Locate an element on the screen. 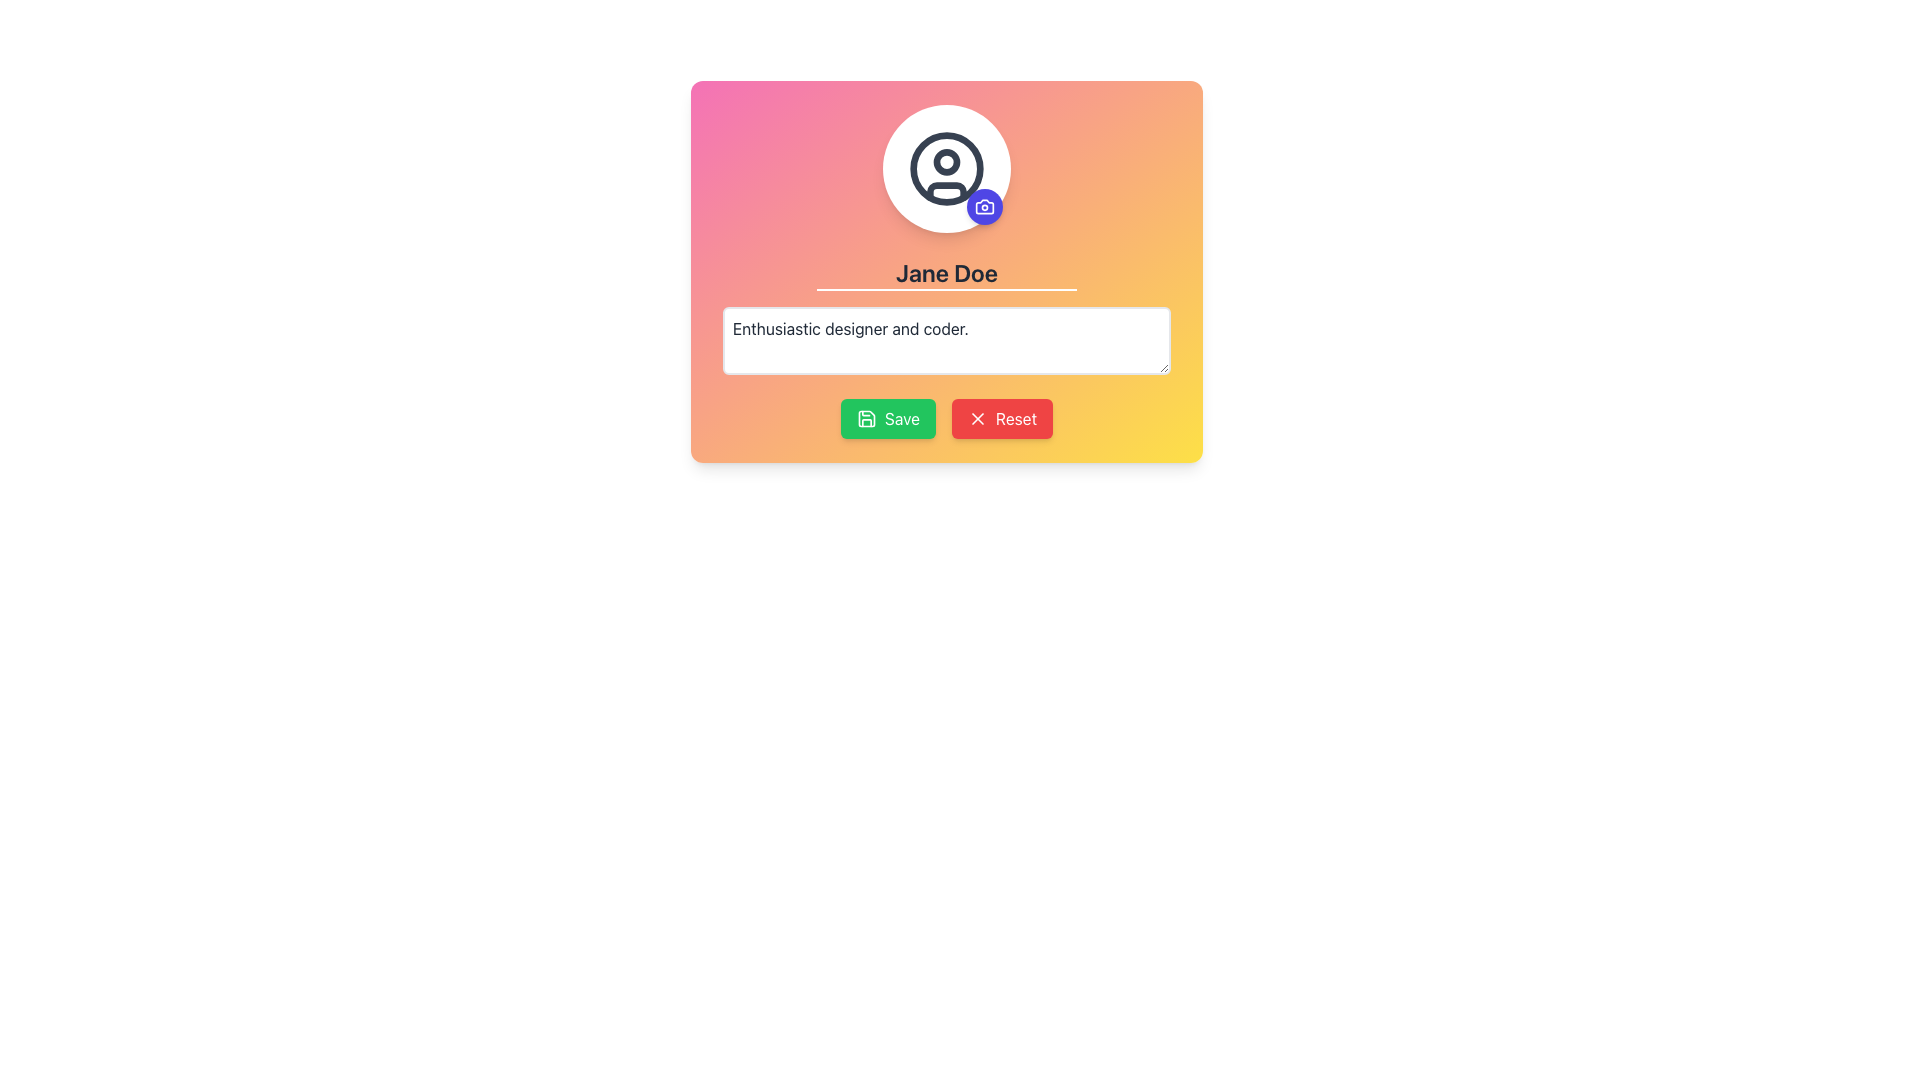 The width and height of the screenshot is (1920, 1080). the icon representing a document with a downward-facing arrow, which is located to the left of the 'Save' text within the green action button is located at coordinates (866, 418).